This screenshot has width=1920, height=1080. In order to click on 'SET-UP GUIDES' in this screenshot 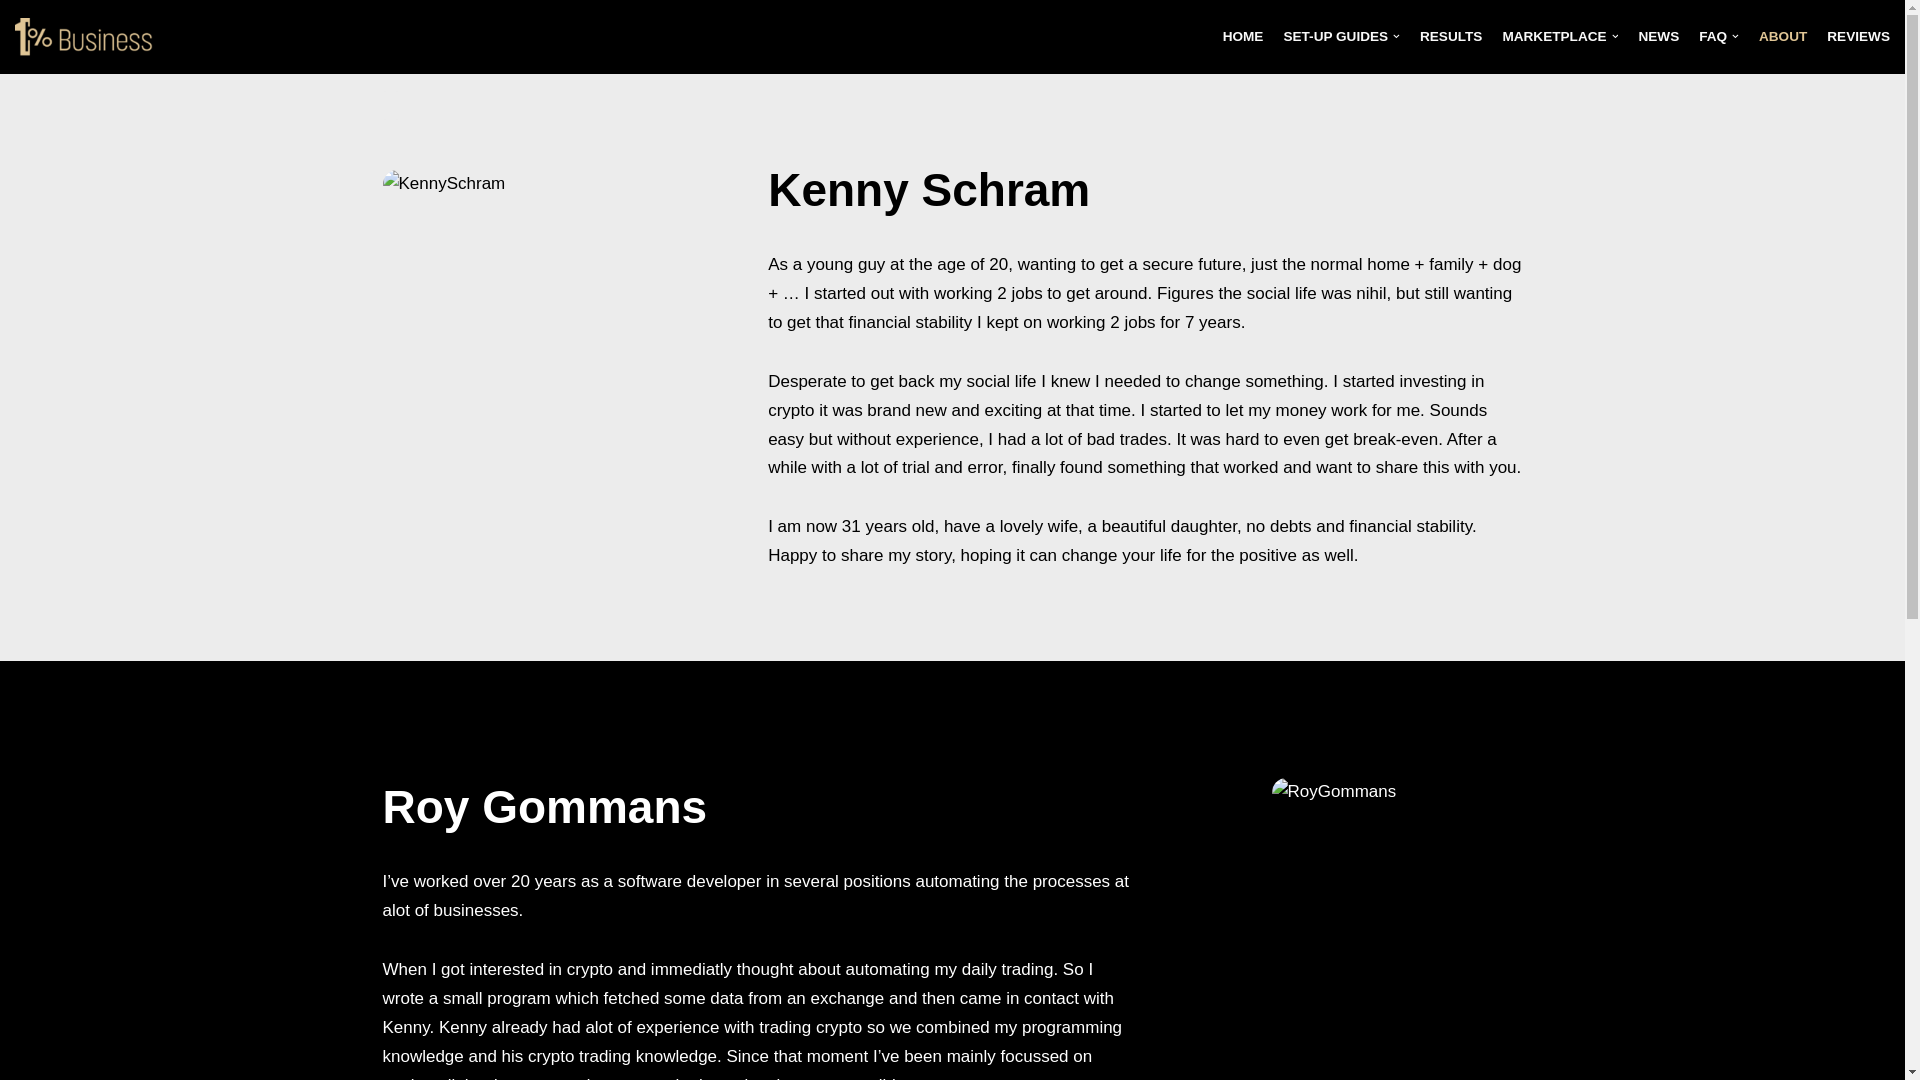, I will do `click(1341, 36)`.